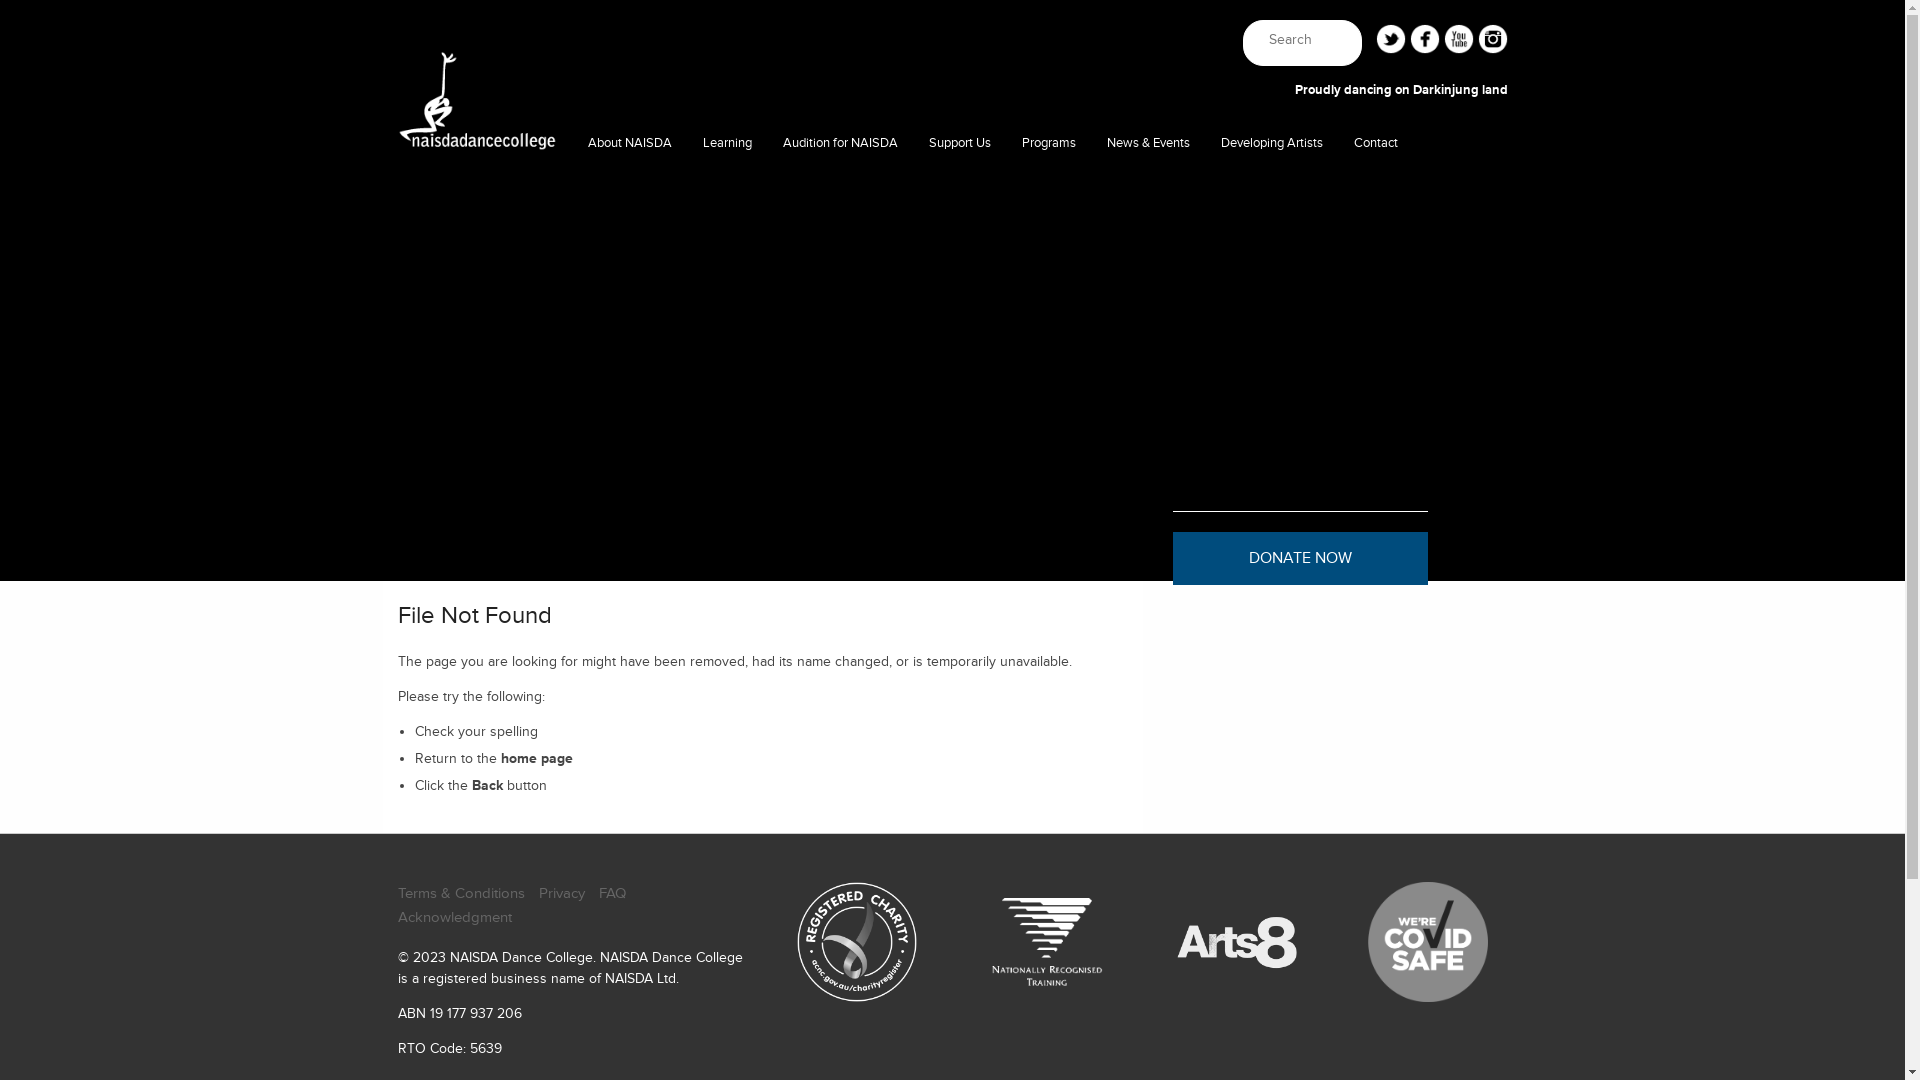 The height and width of the screenshot is (1080, 1920). What do you see at coordinates (1339, 142) in the screenshot?
I see `'Contact'` at bounding box center [1339, 142].